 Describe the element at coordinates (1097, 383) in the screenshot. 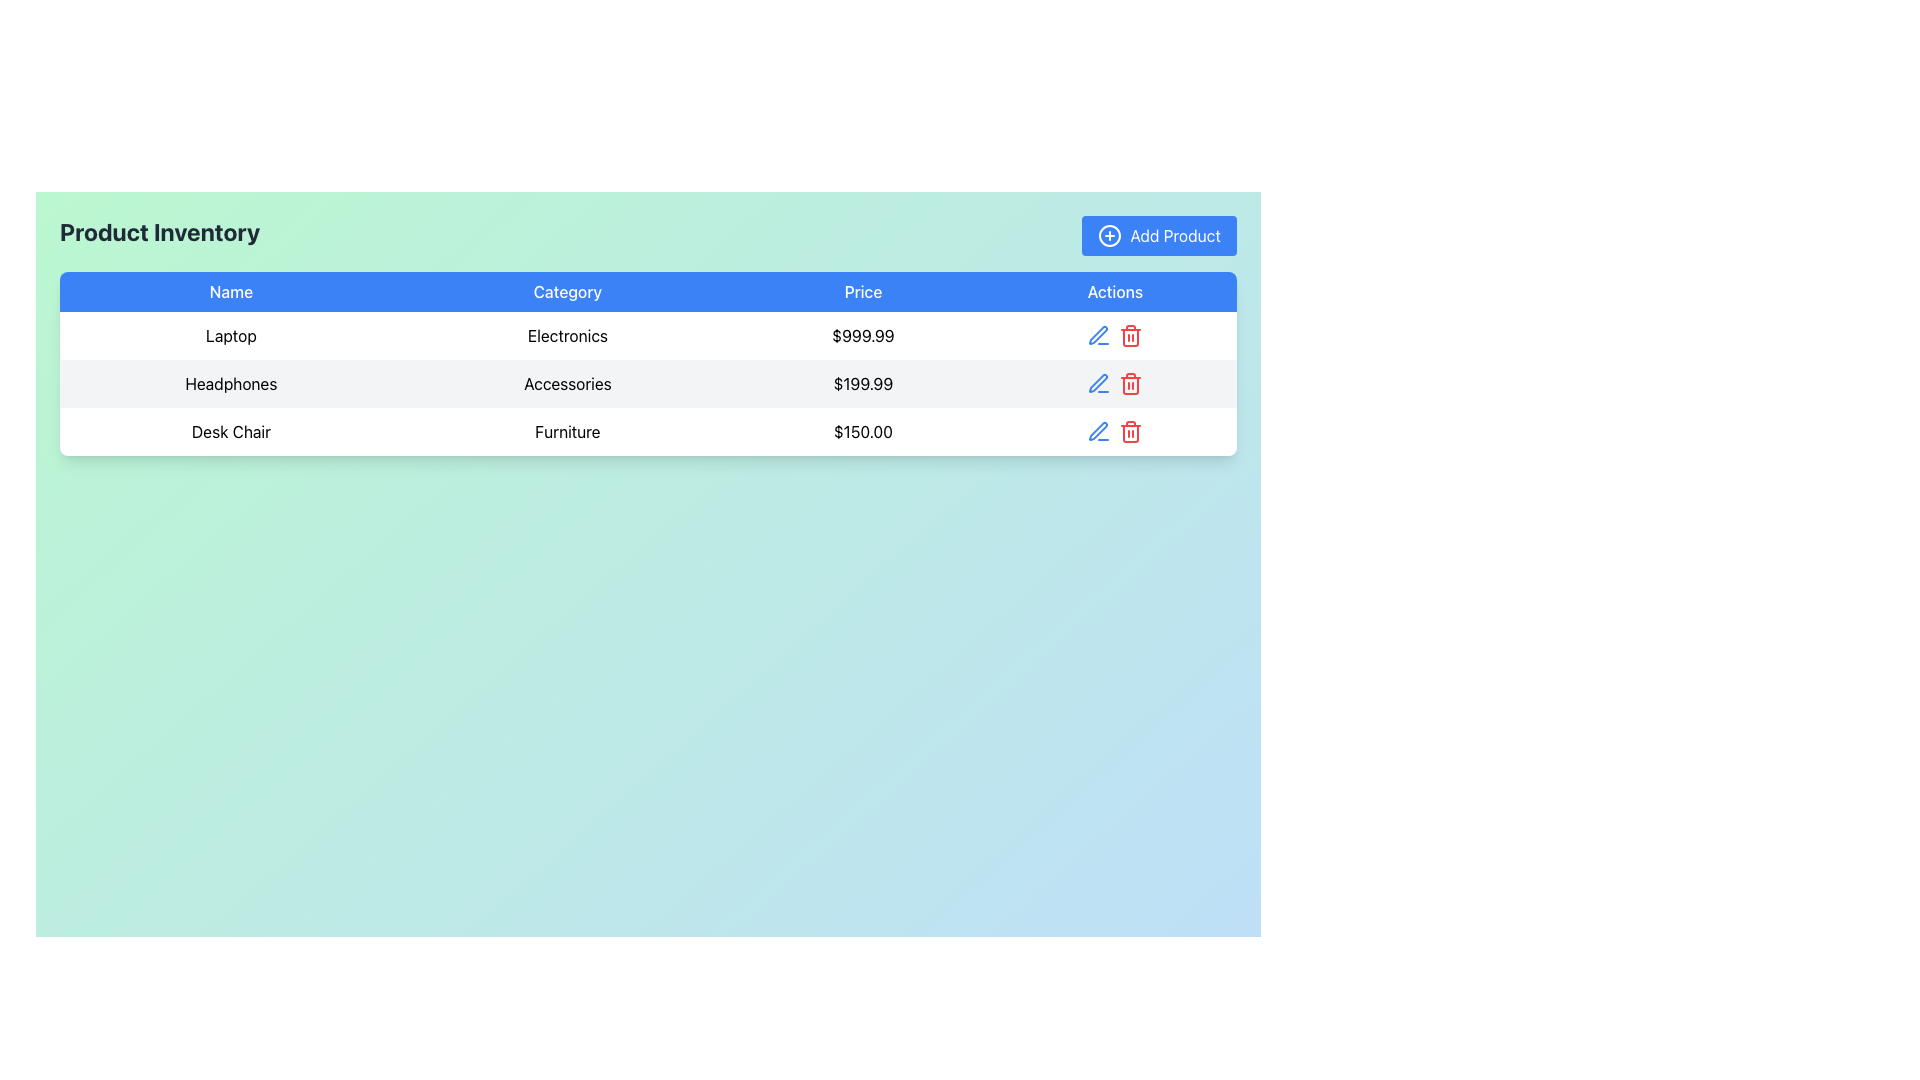

I see `the stylized pen icon located in the Actions column of the second row in the table` at that location.